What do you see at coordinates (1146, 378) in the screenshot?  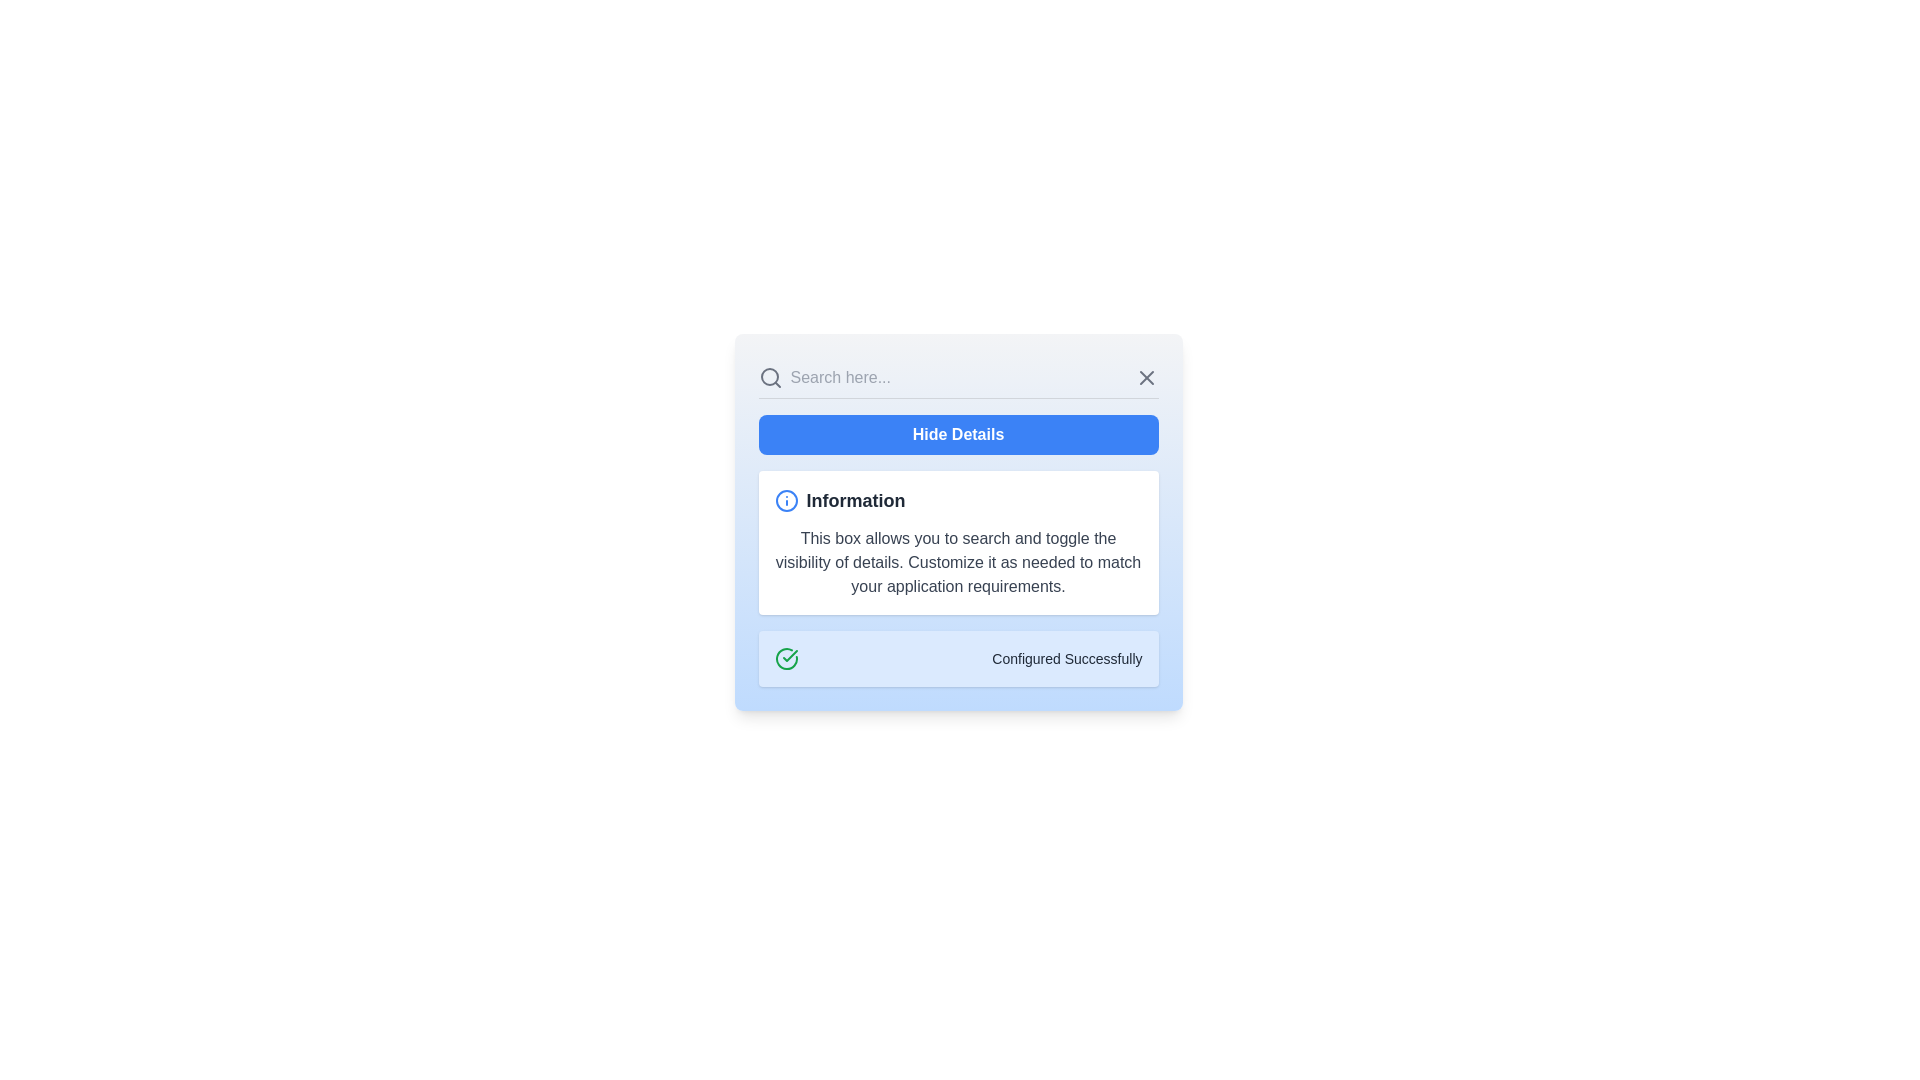 I see `the 'Close' button represented by an 'X' mark at the far right end of the header section` at bounding box center [1146, 378].